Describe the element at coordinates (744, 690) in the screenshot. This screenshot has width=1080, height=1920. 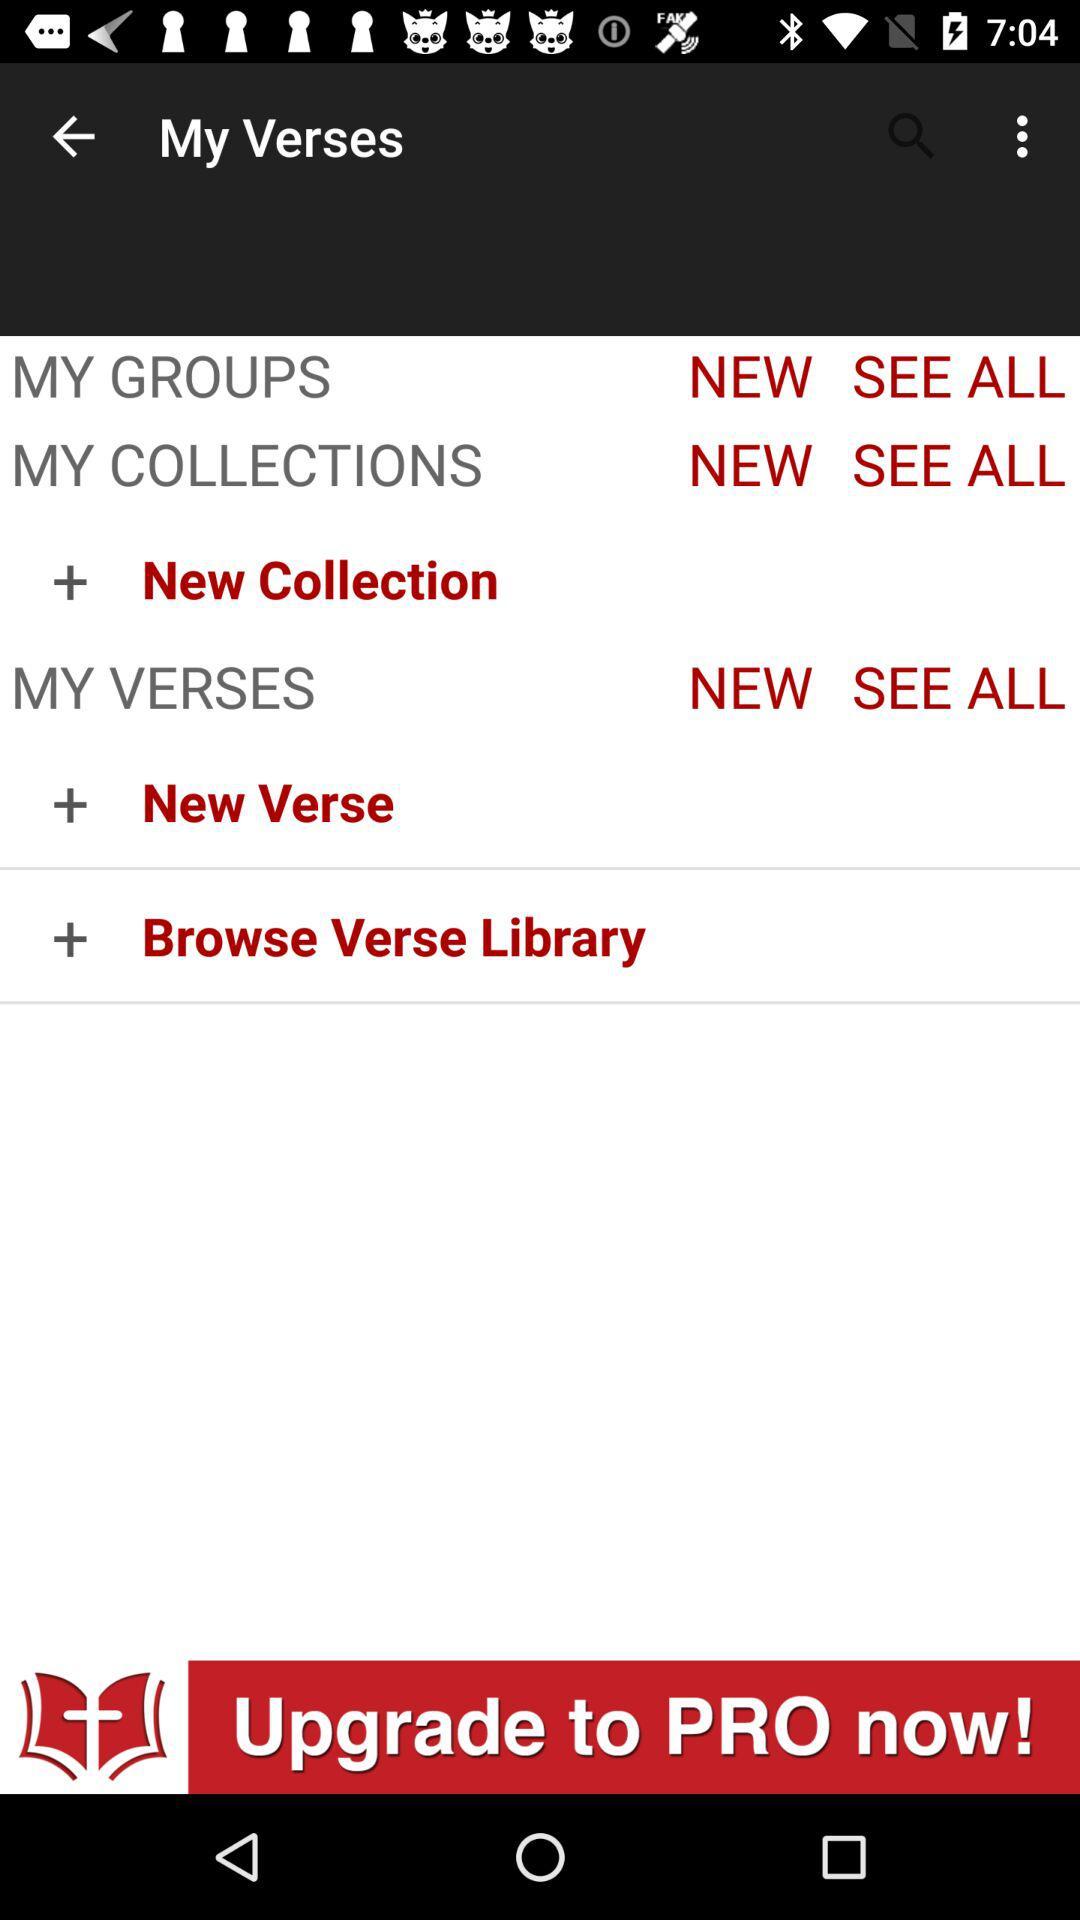
I see `the button which is right to my verses` at that location.